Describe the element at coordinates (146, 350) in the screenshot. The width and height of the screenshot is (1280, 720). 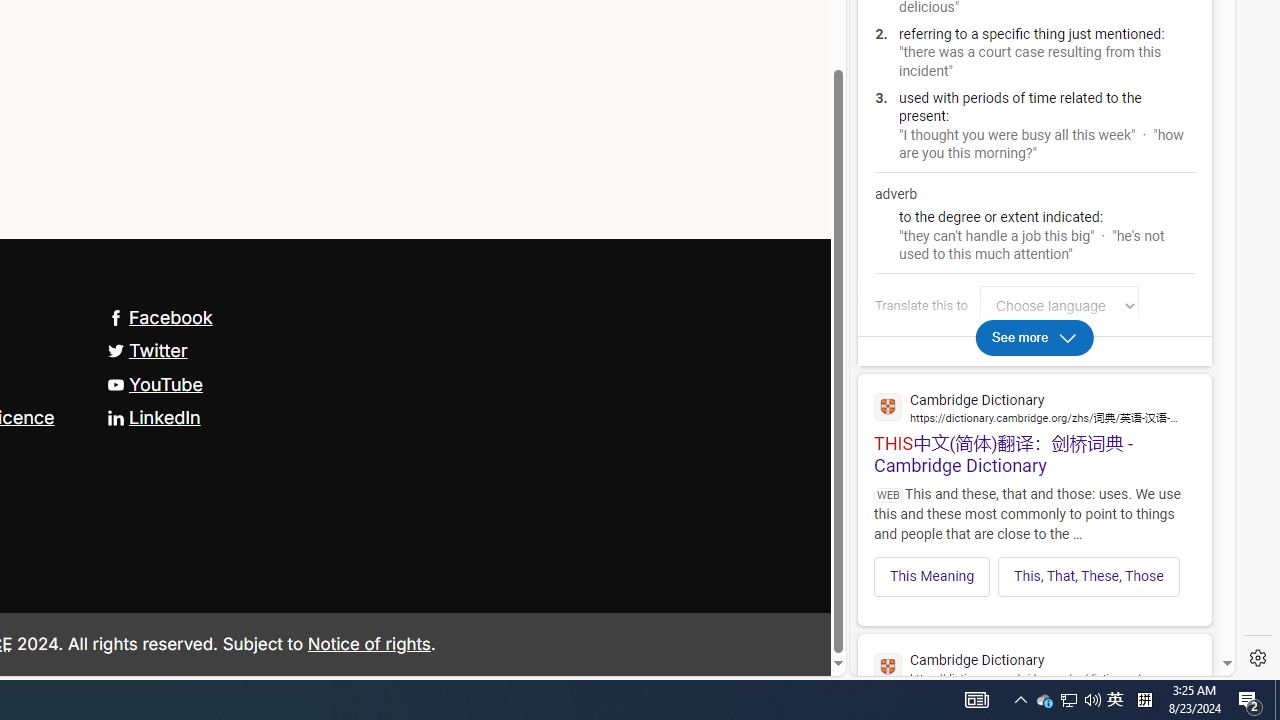
I see `'Twitter'` at that location.